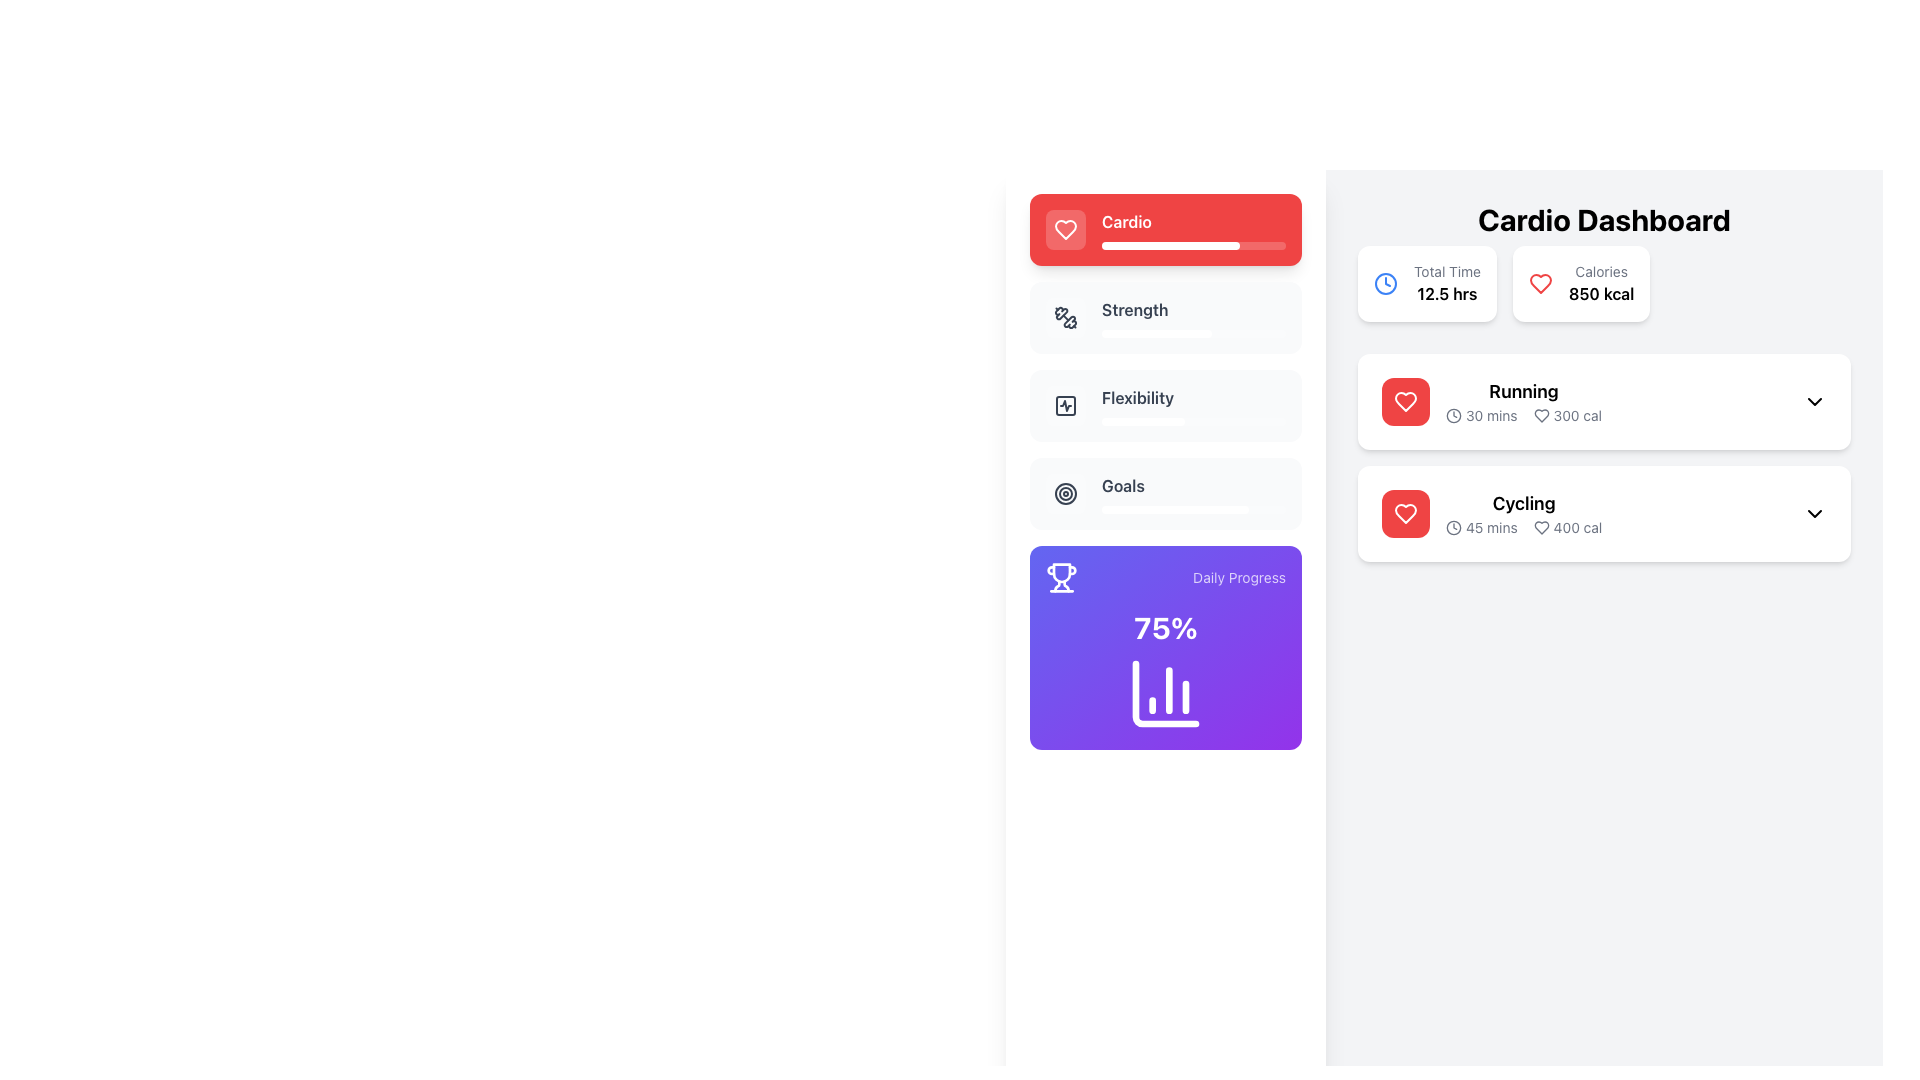 The width and height of the screenshot is (1920, 1080). What do you see at coordinates (1064, 405) in the screenshot?
I see `the 'Flexibility' icon in the sidebar menu` at bounding box center [1064, 405].